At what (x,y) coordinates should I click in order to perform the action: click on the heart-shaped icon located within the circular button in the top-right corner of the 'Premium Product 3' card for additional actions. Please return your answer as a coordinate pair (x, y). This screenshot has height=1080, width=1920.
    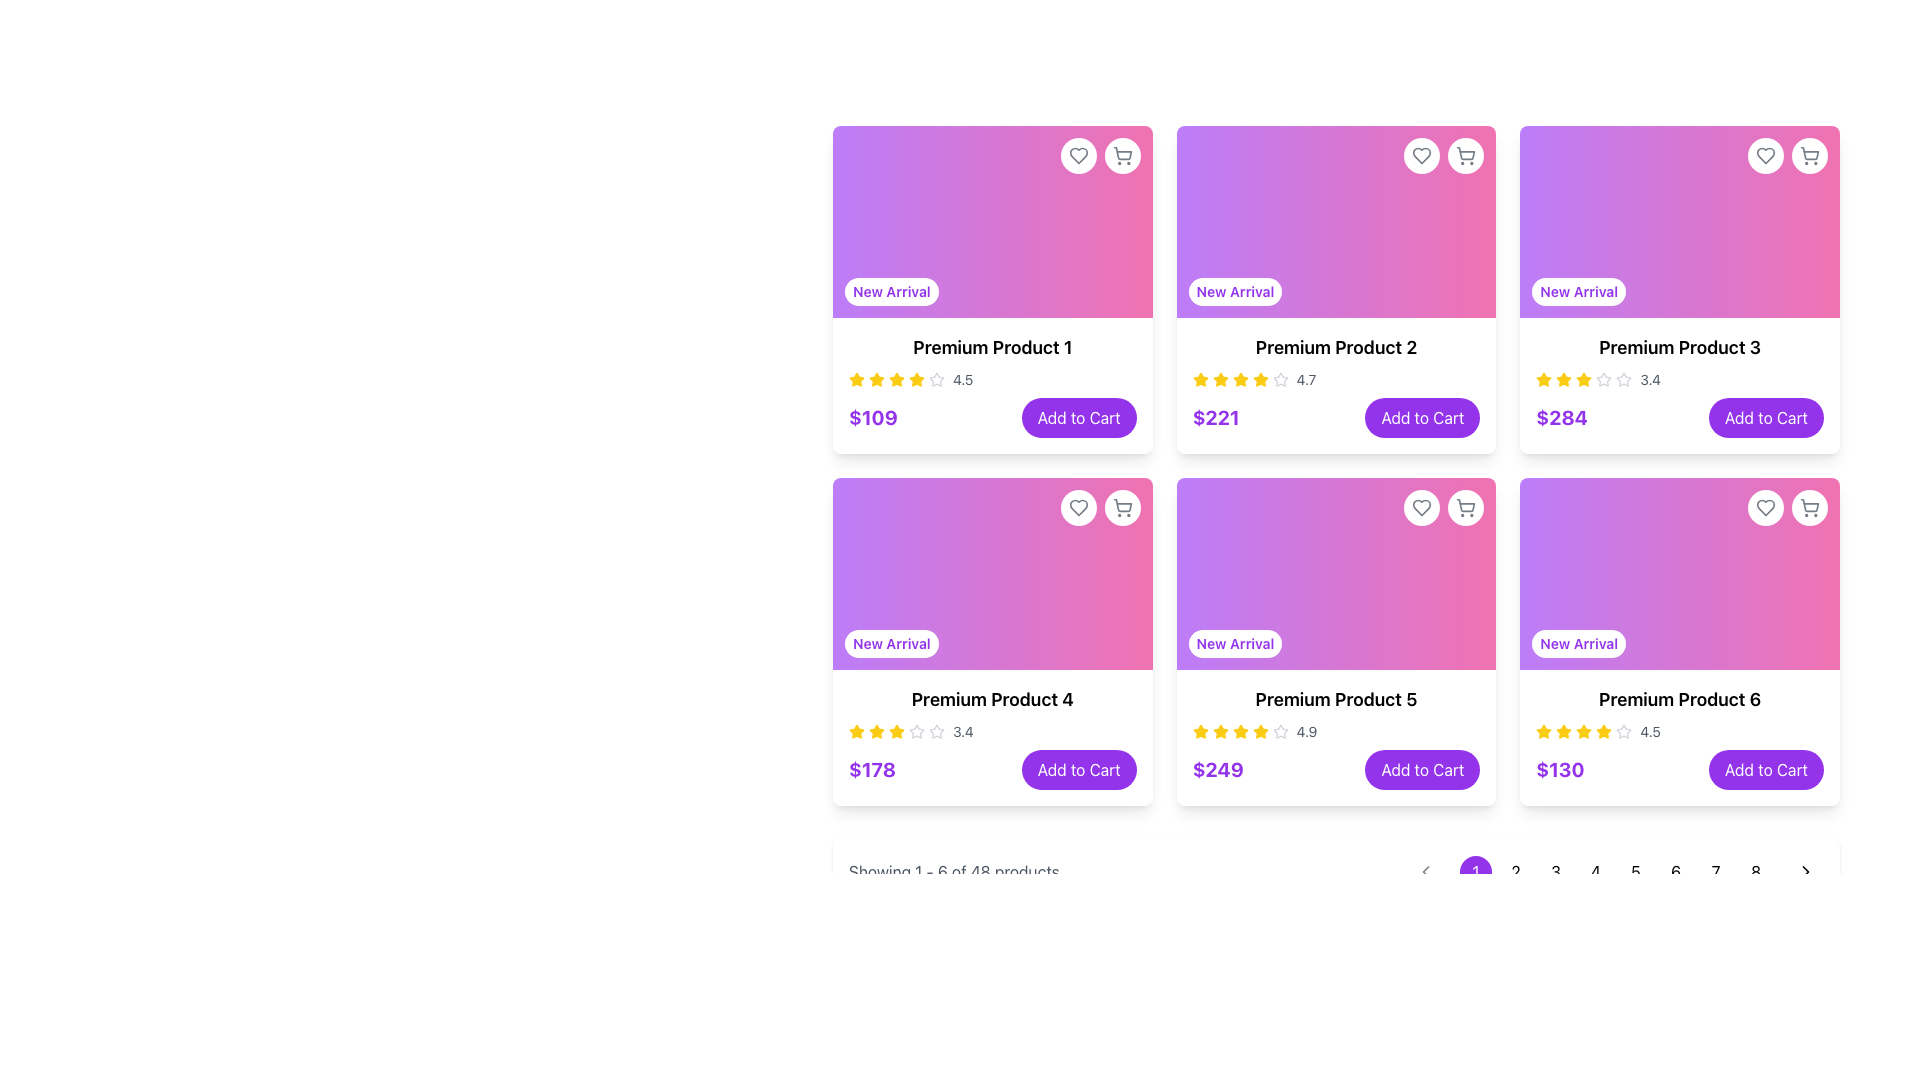
    Looking at the image, I should click on (1766, 154).